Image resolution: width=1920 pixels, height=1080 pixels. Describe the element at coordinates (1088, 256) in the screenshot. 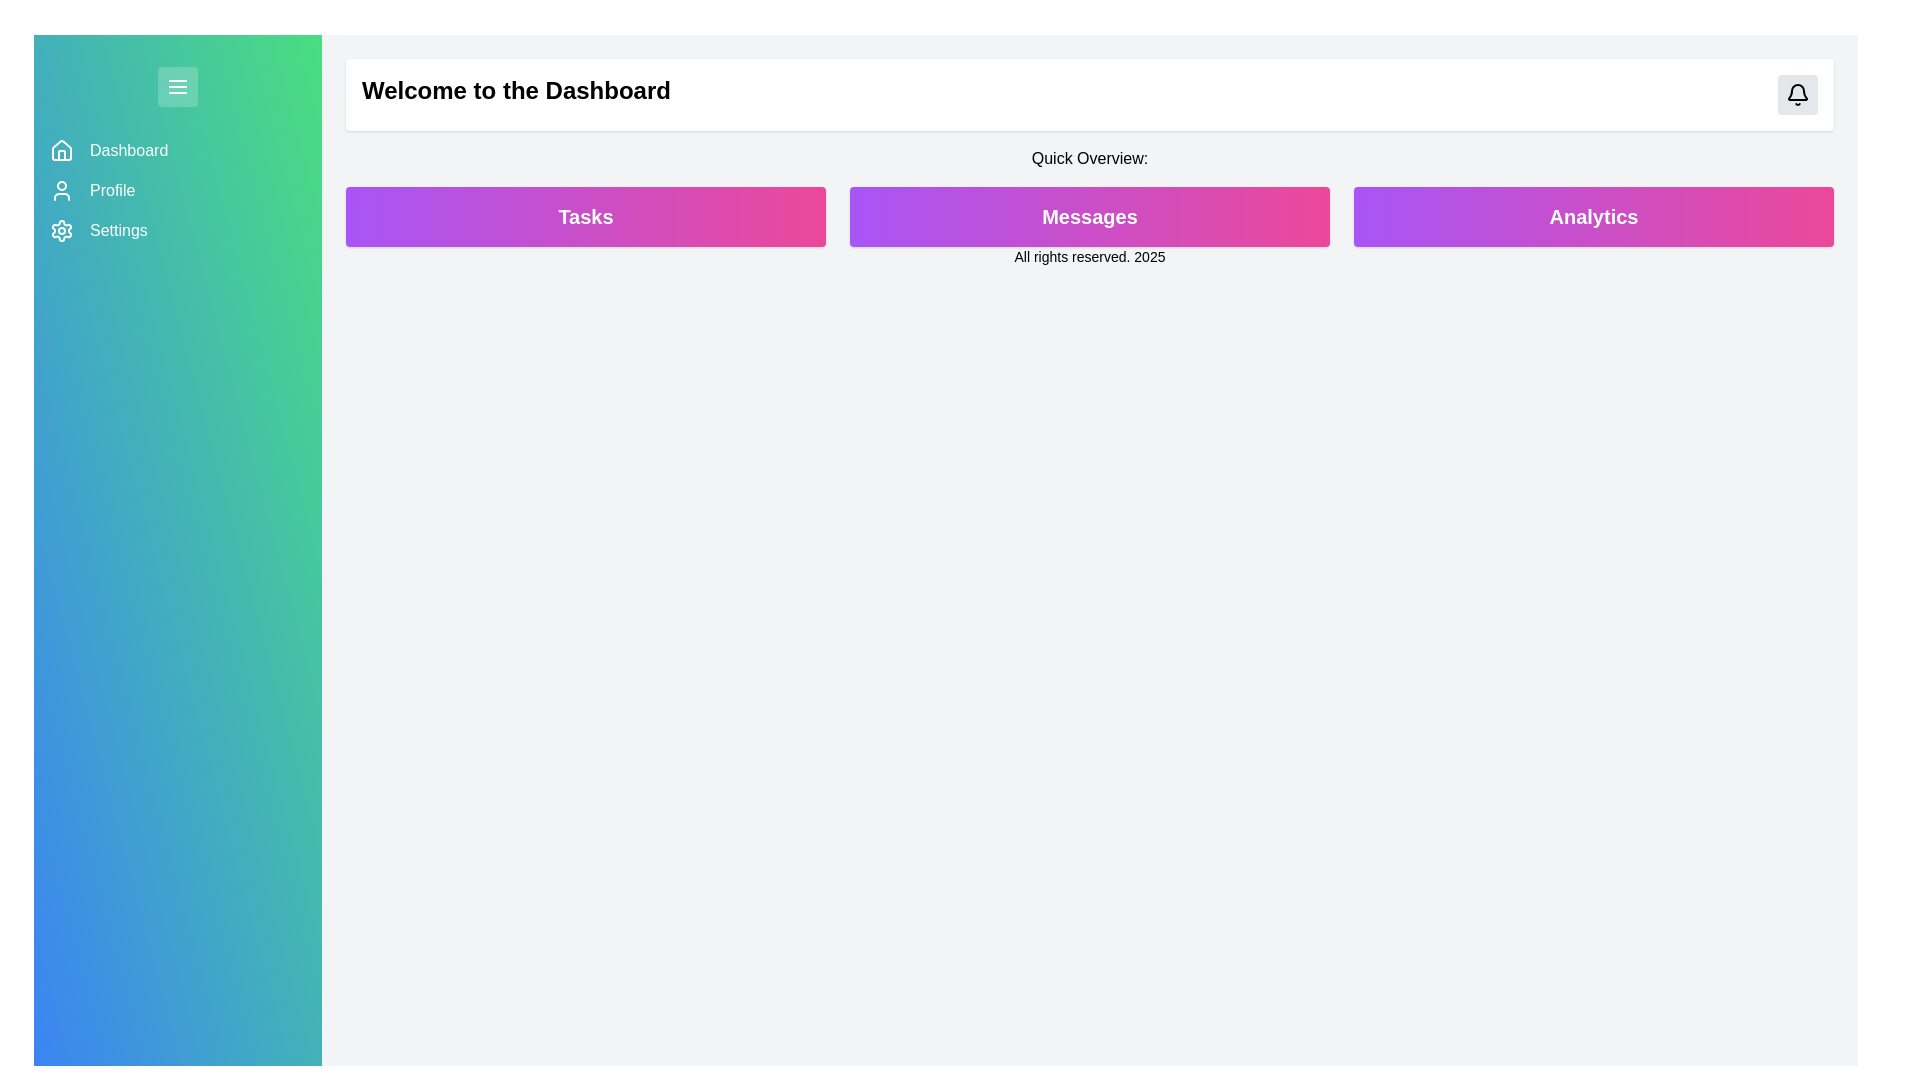

I see `the footer text displaying copyright information located at the bottom of the content section, below the cards labeled 'Tasks', 'Messages', and 'Analytics'` at that location.